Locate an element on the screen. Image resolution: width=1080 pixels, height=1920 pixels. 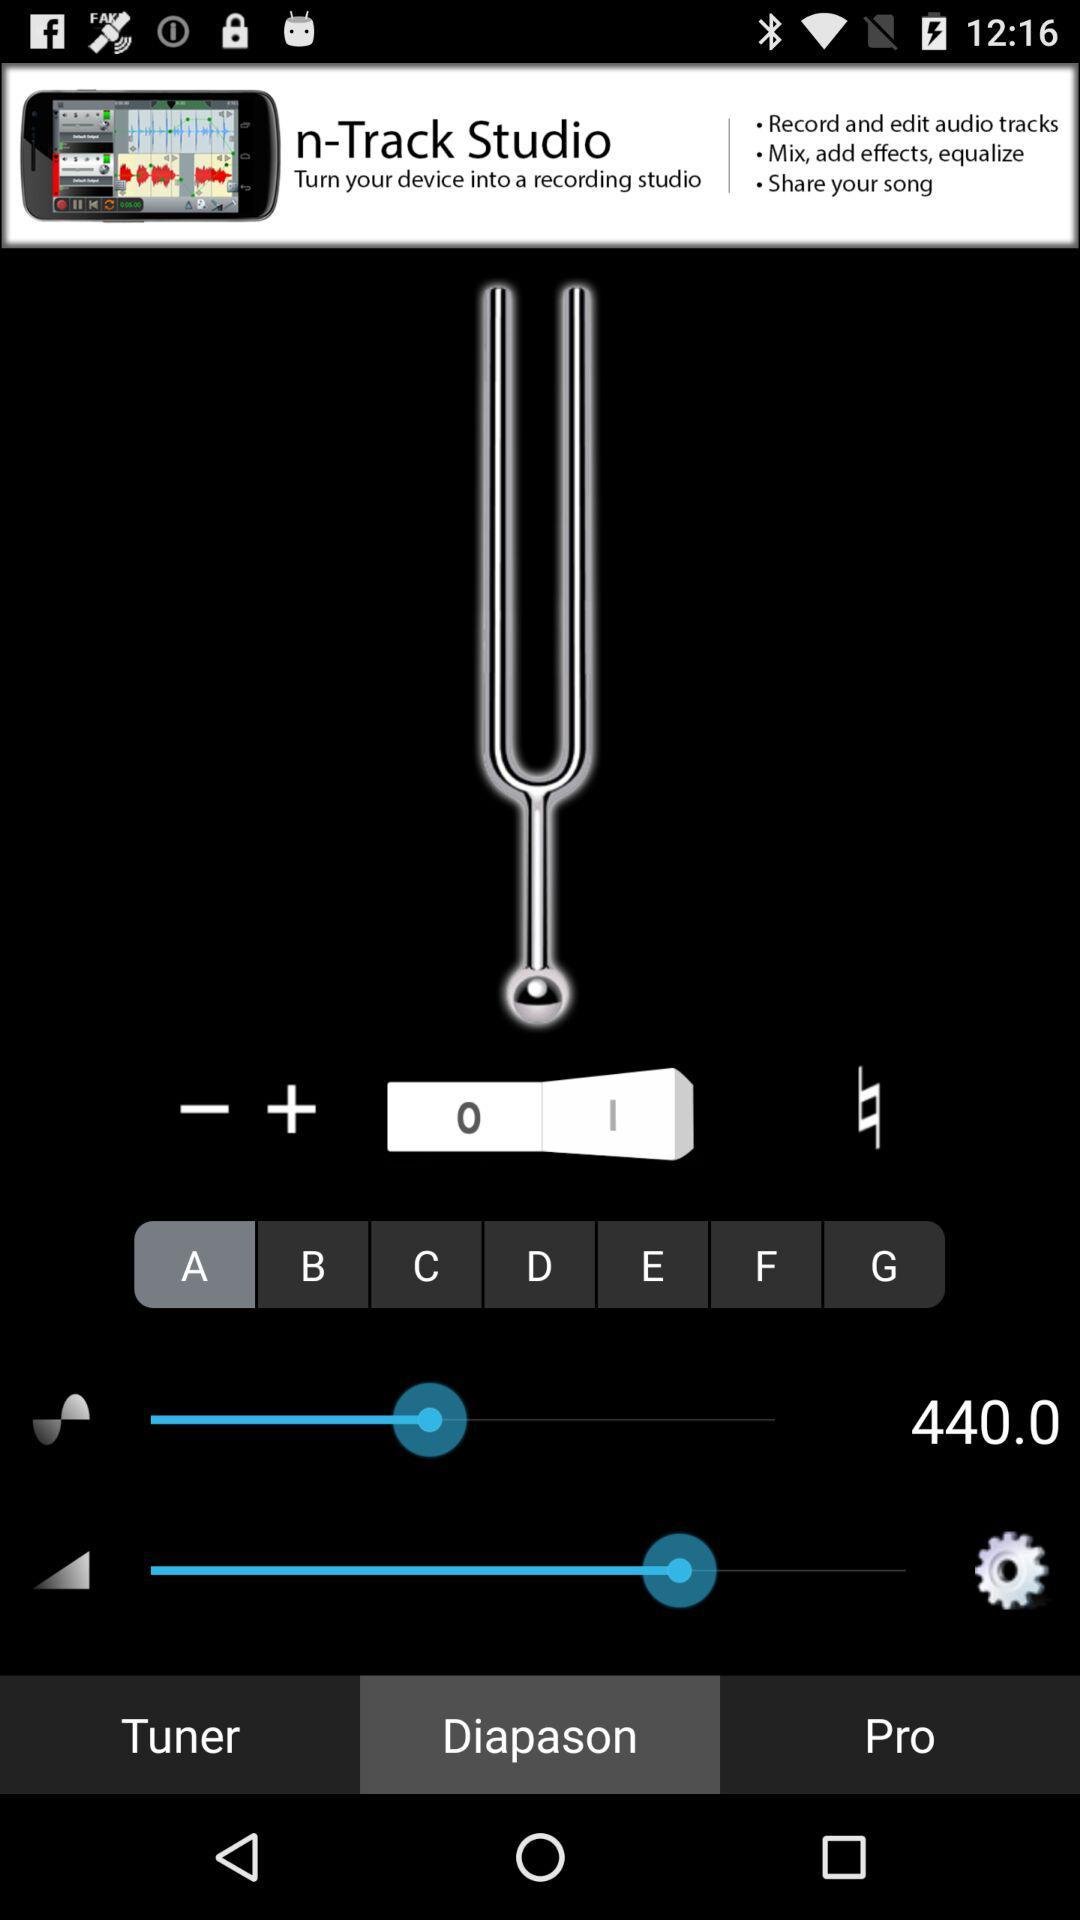
item above the 440.0 is located at coordinates (883, 1263).